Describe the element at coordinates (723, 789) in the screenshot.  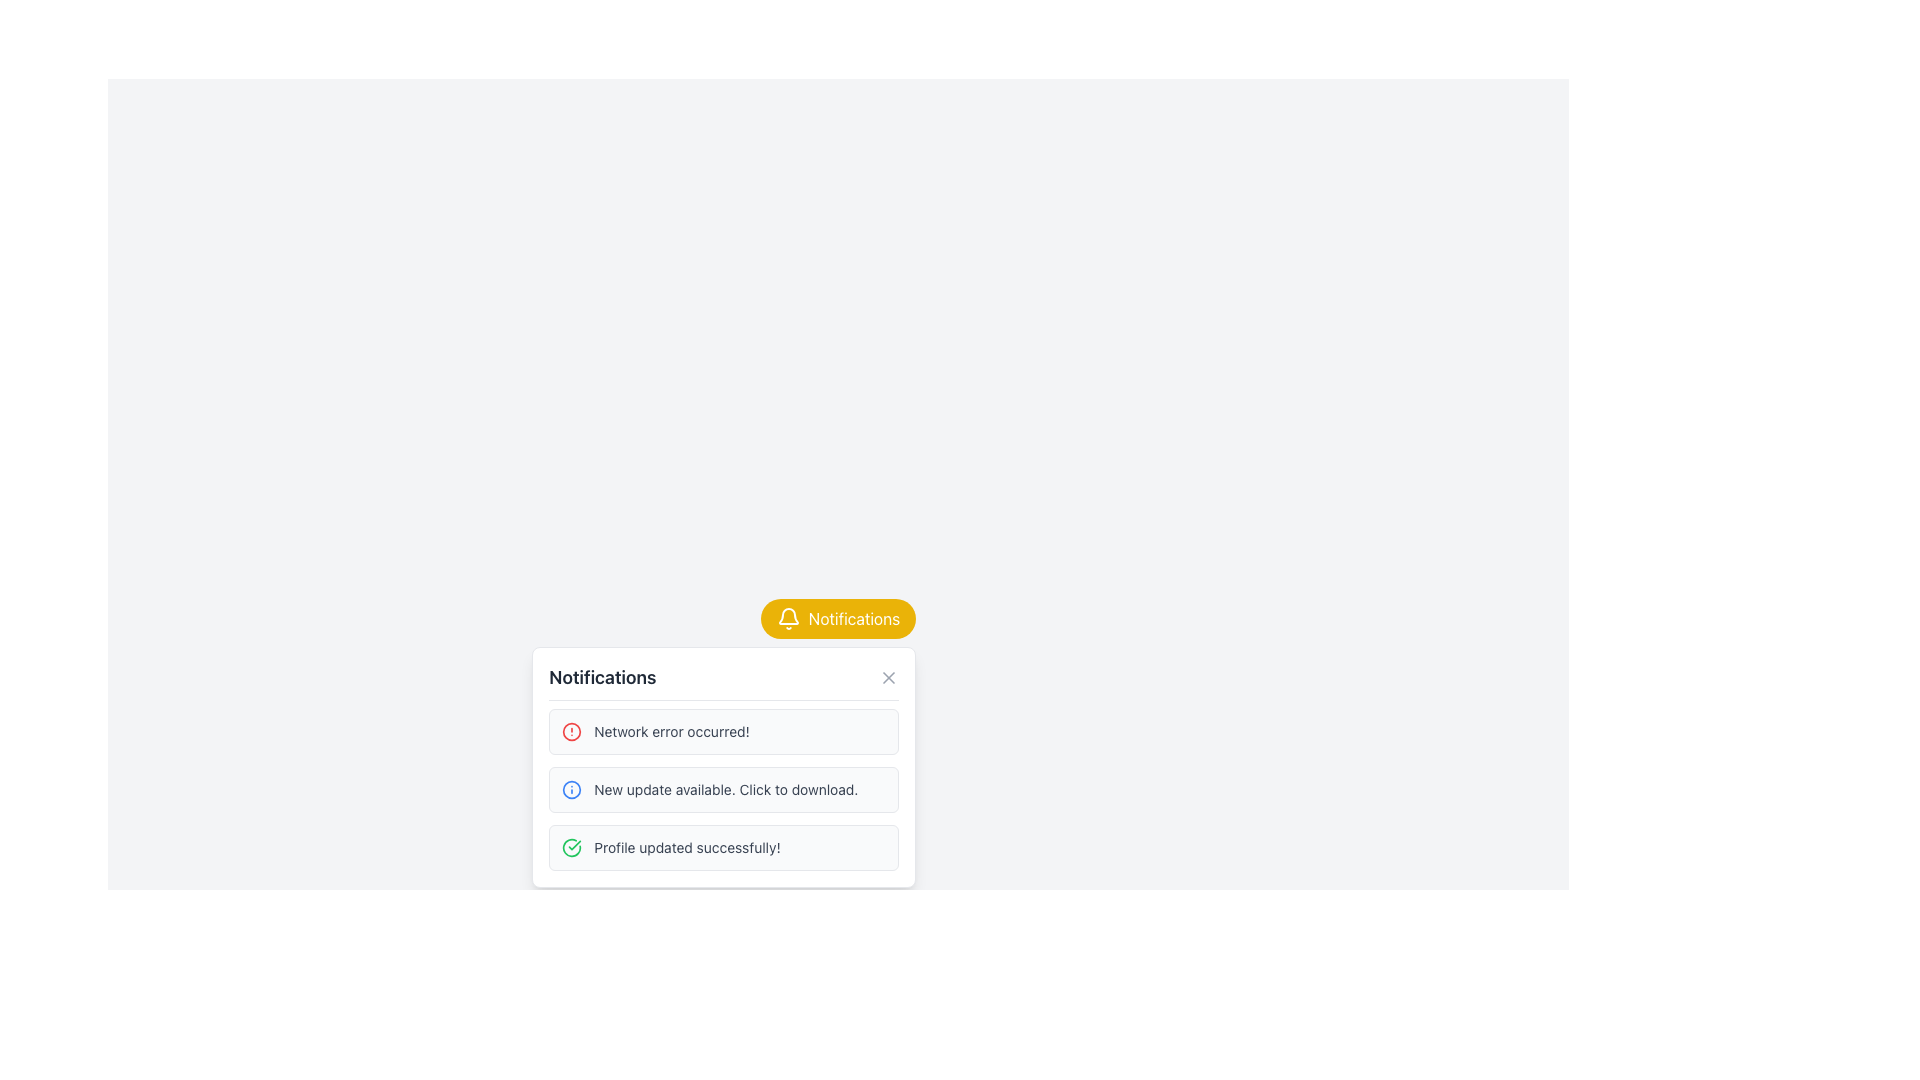
I see `an item in the Notification List located in the 'Notifications' section at the bottom-right of the interface` at that location.